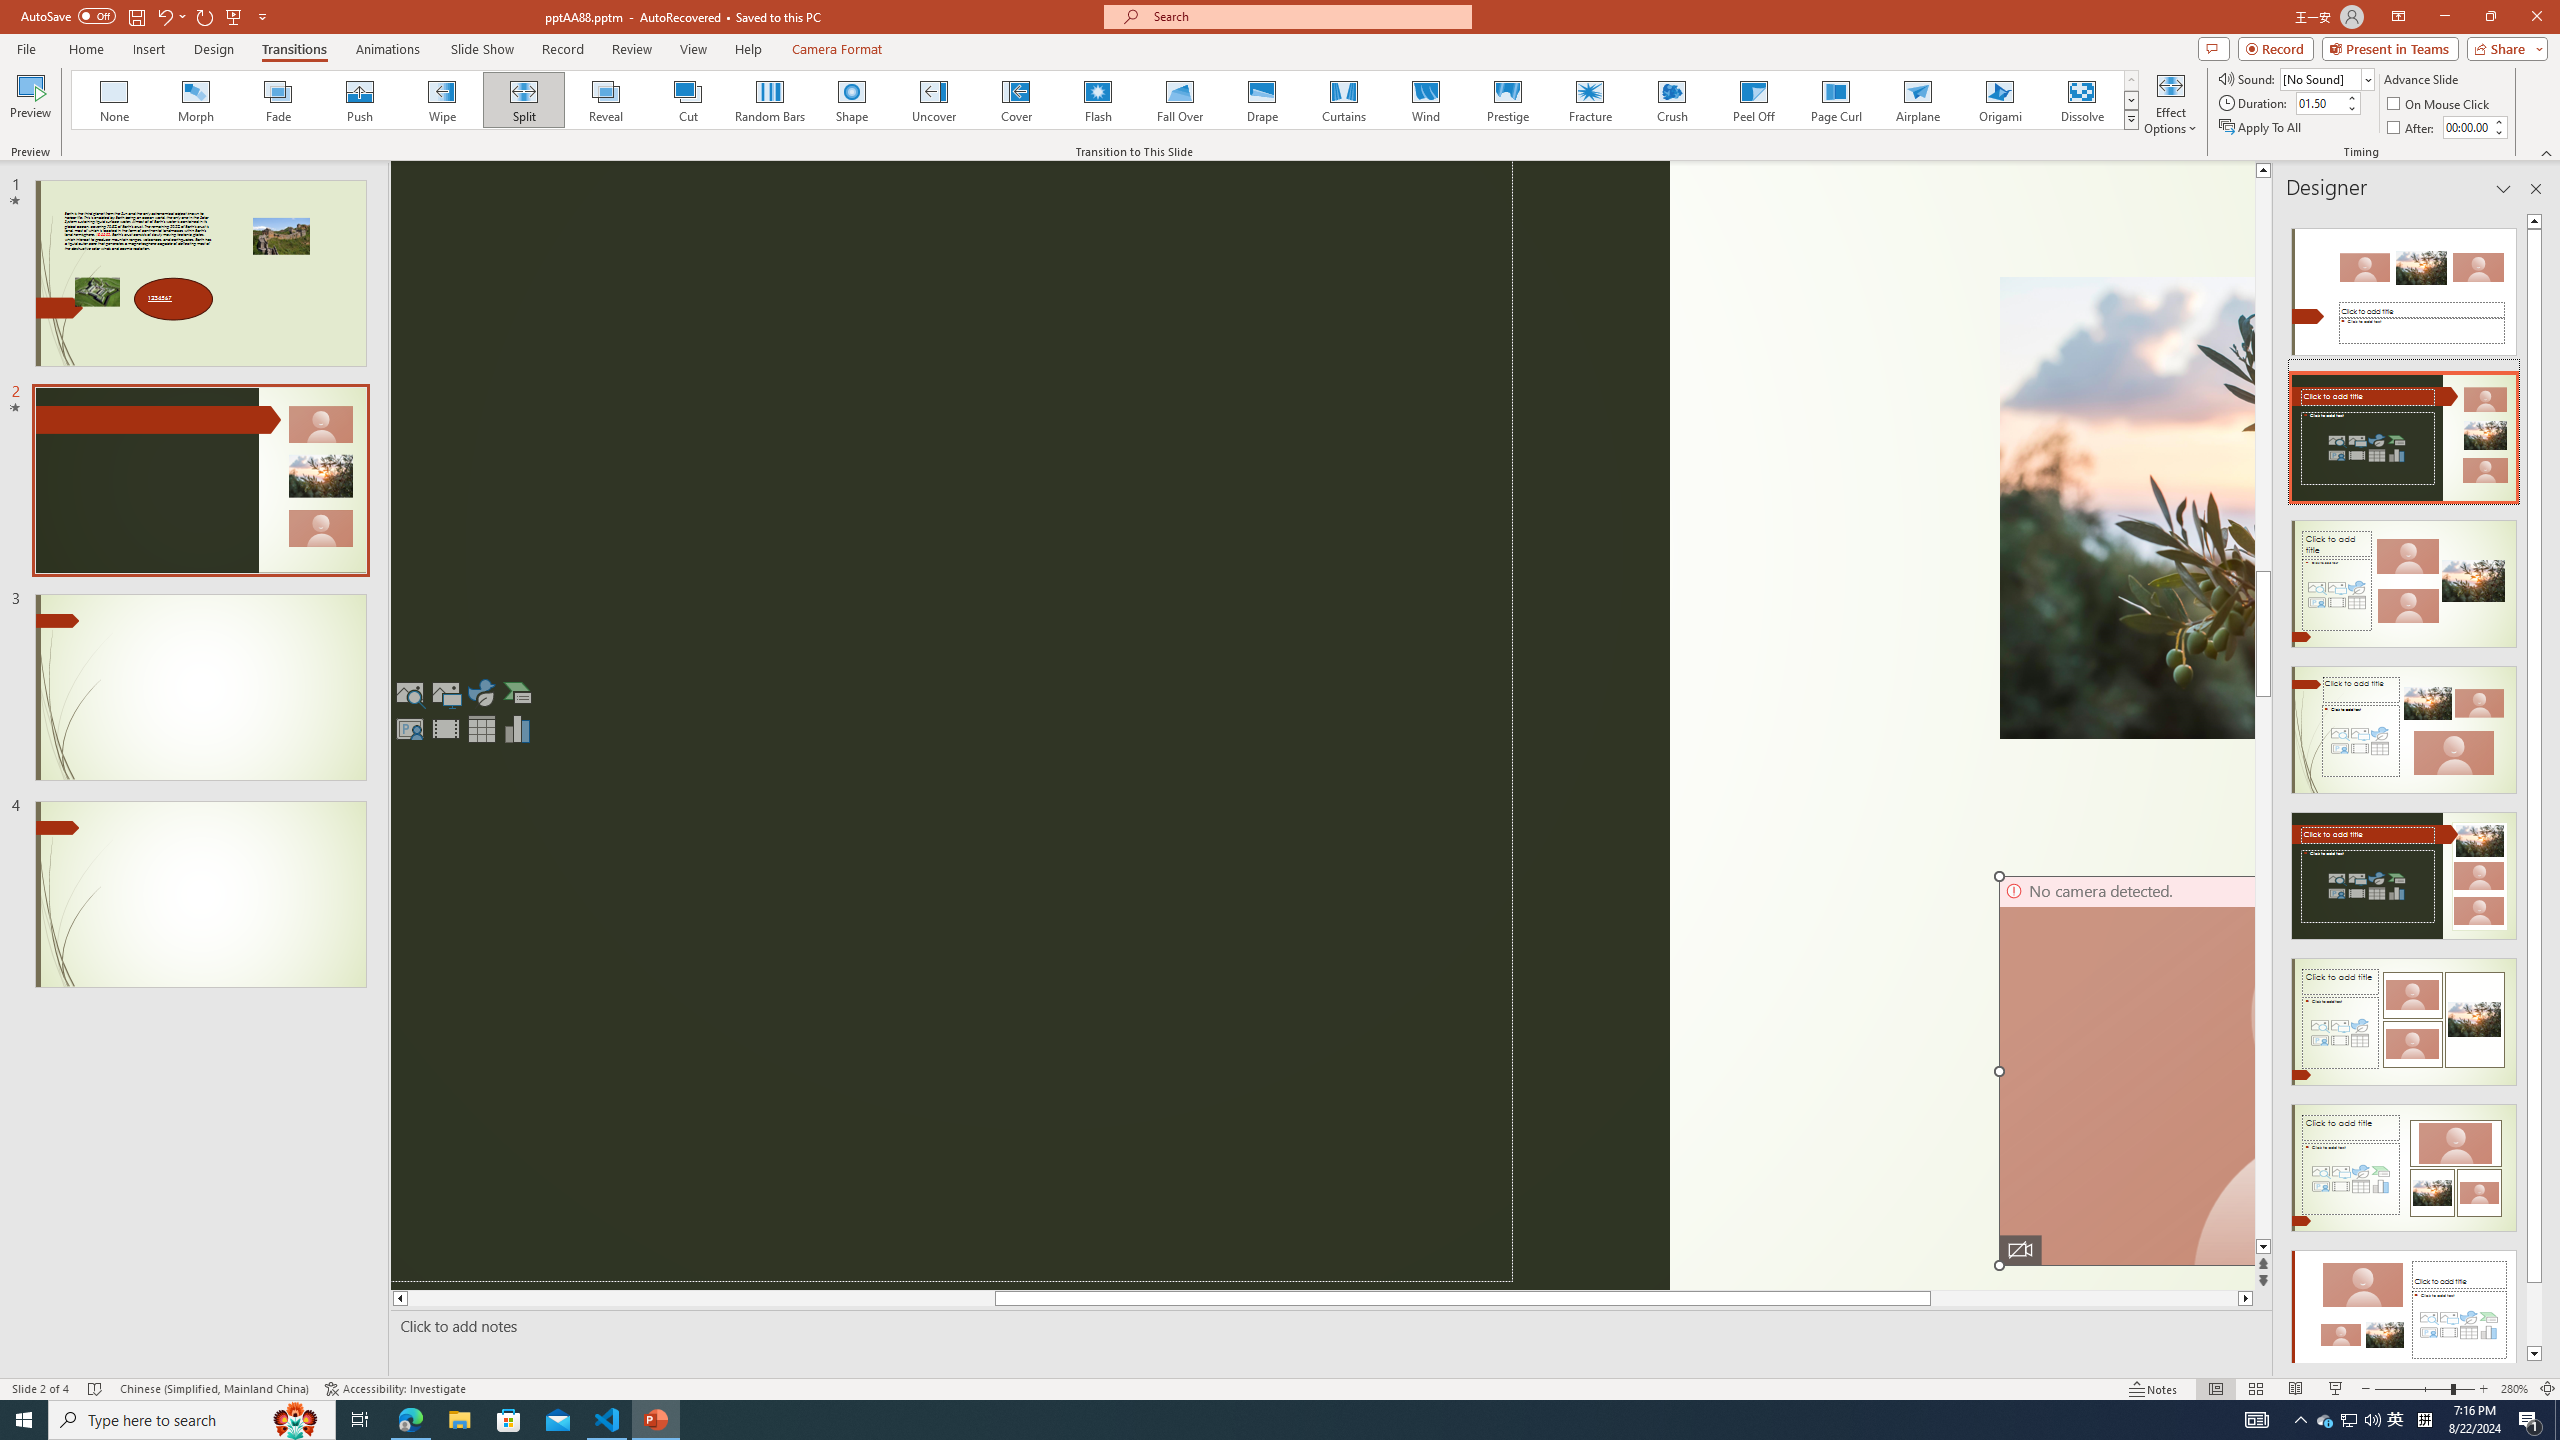 The image size is (2560, 1440). I want to click on 'Insert Table', so click(481, 727).